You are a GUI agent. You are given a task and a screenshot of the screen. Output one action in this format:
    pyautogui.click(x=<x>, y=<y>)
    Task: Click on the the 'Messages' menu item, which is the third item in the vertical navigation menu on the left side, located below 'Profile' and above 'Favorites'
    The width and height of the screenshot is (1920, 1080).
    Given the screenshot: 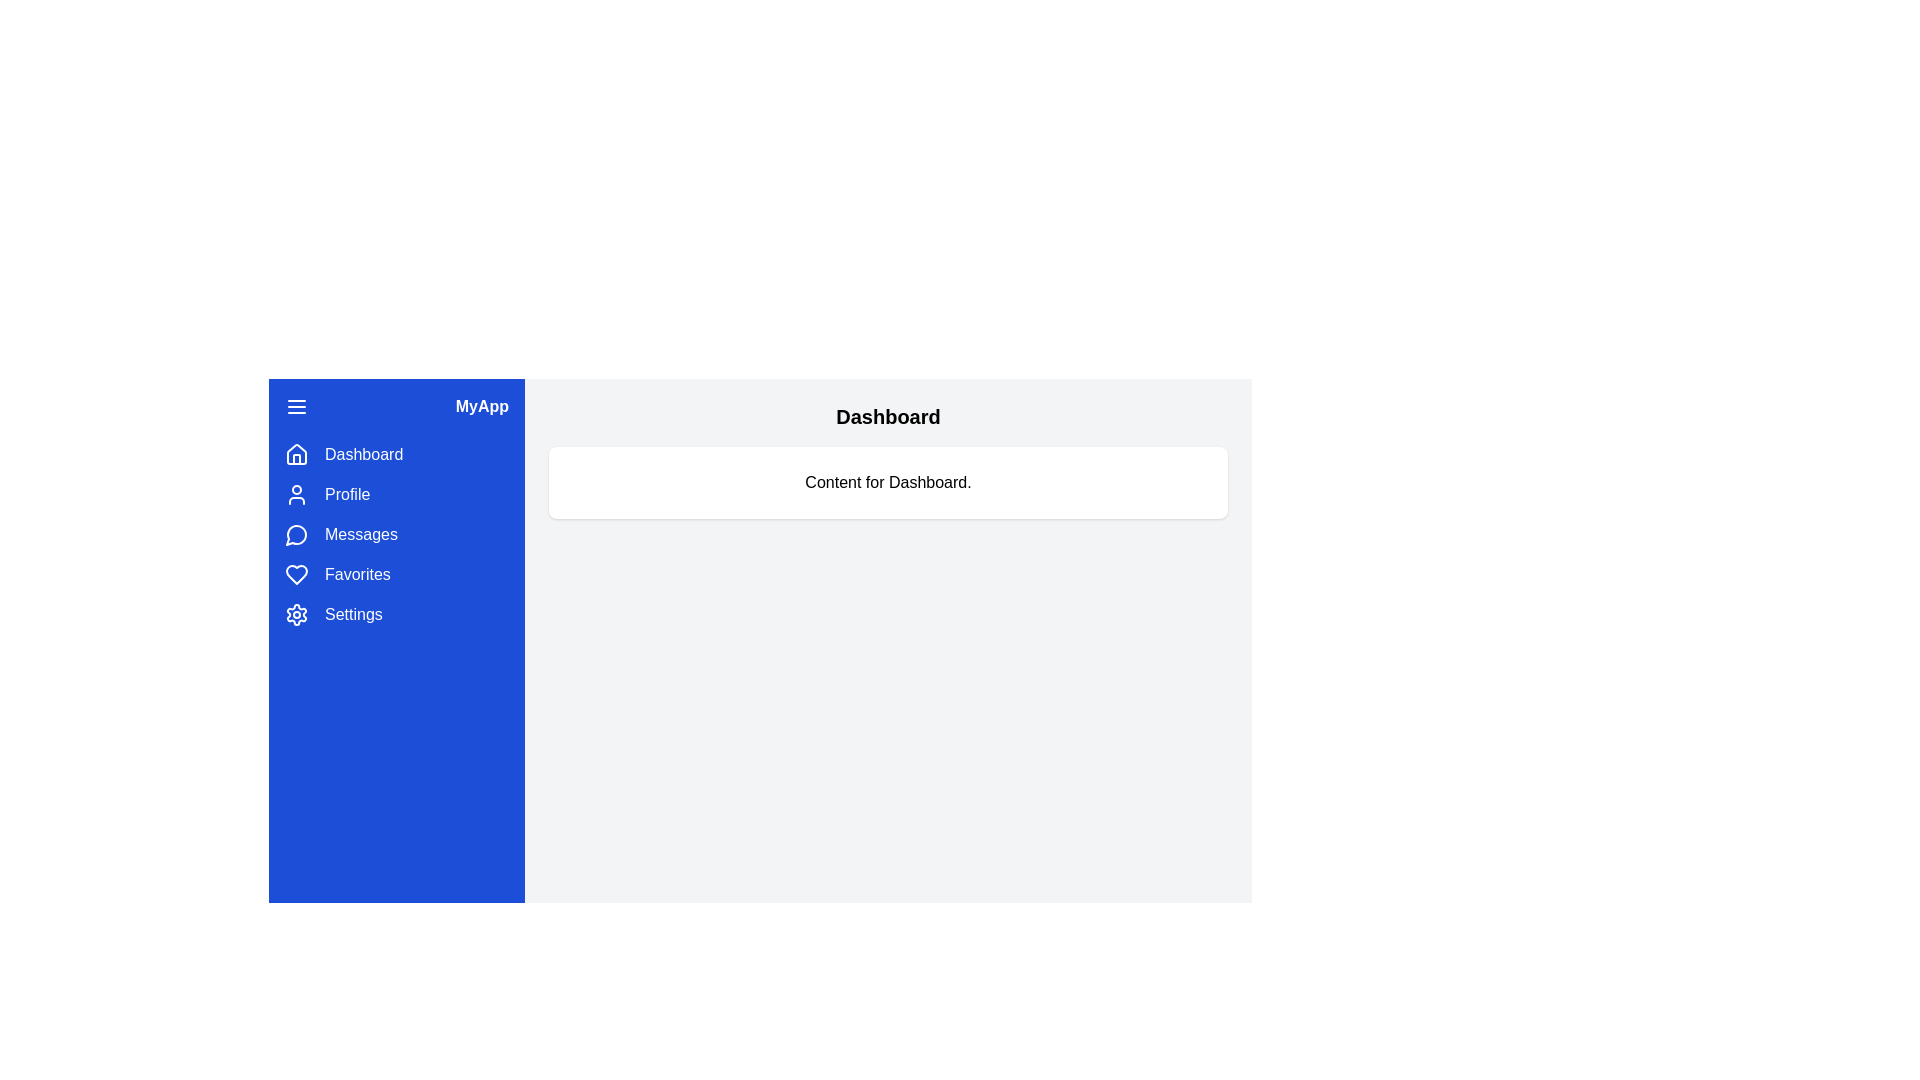 What is the action you would take?
    pyautogui.click(x=397, y=534)
    